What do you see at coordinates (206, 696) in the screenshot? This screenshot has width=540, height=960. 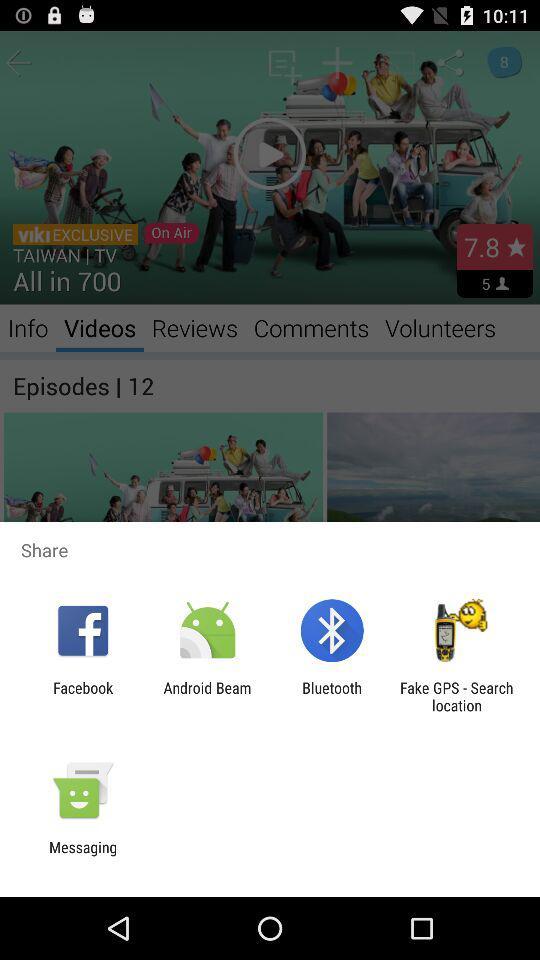 I see `app to the left of the bluetooth` at bounding box center [206, 696].